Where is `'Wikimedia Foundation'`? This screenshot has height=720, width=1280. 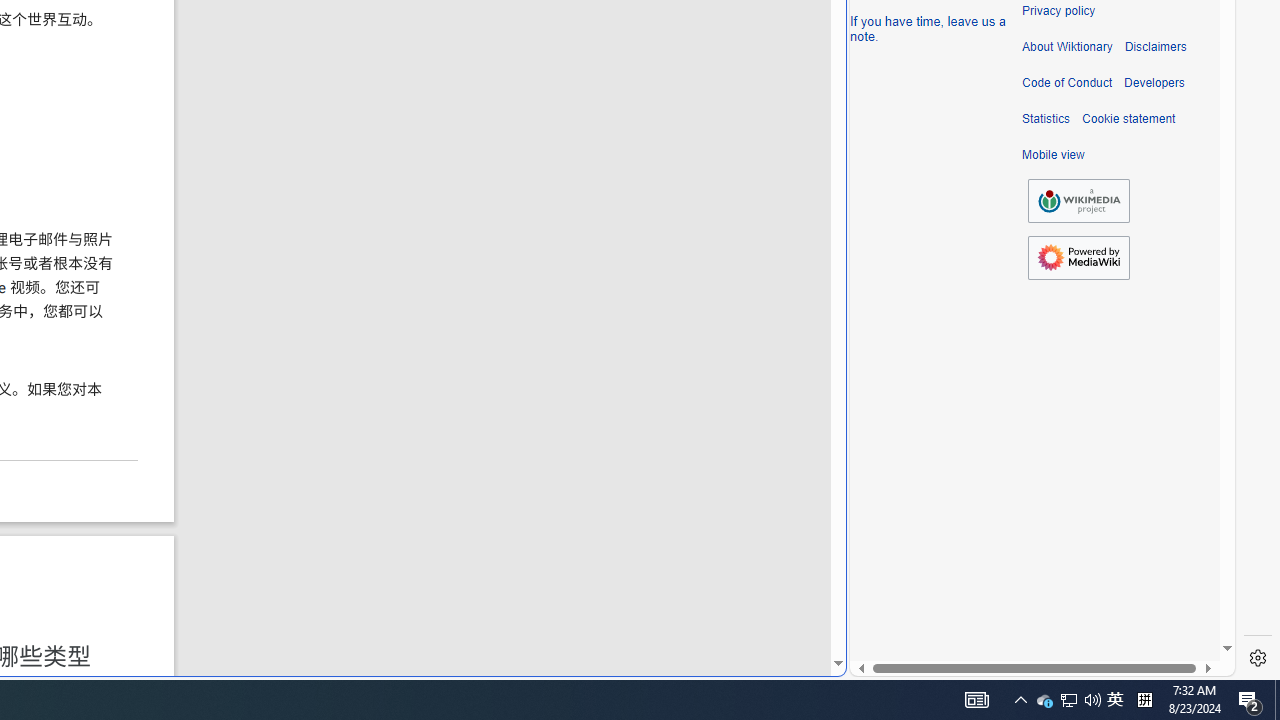
'Wikimedia Foundation' is located at coordinates (1078, 201).